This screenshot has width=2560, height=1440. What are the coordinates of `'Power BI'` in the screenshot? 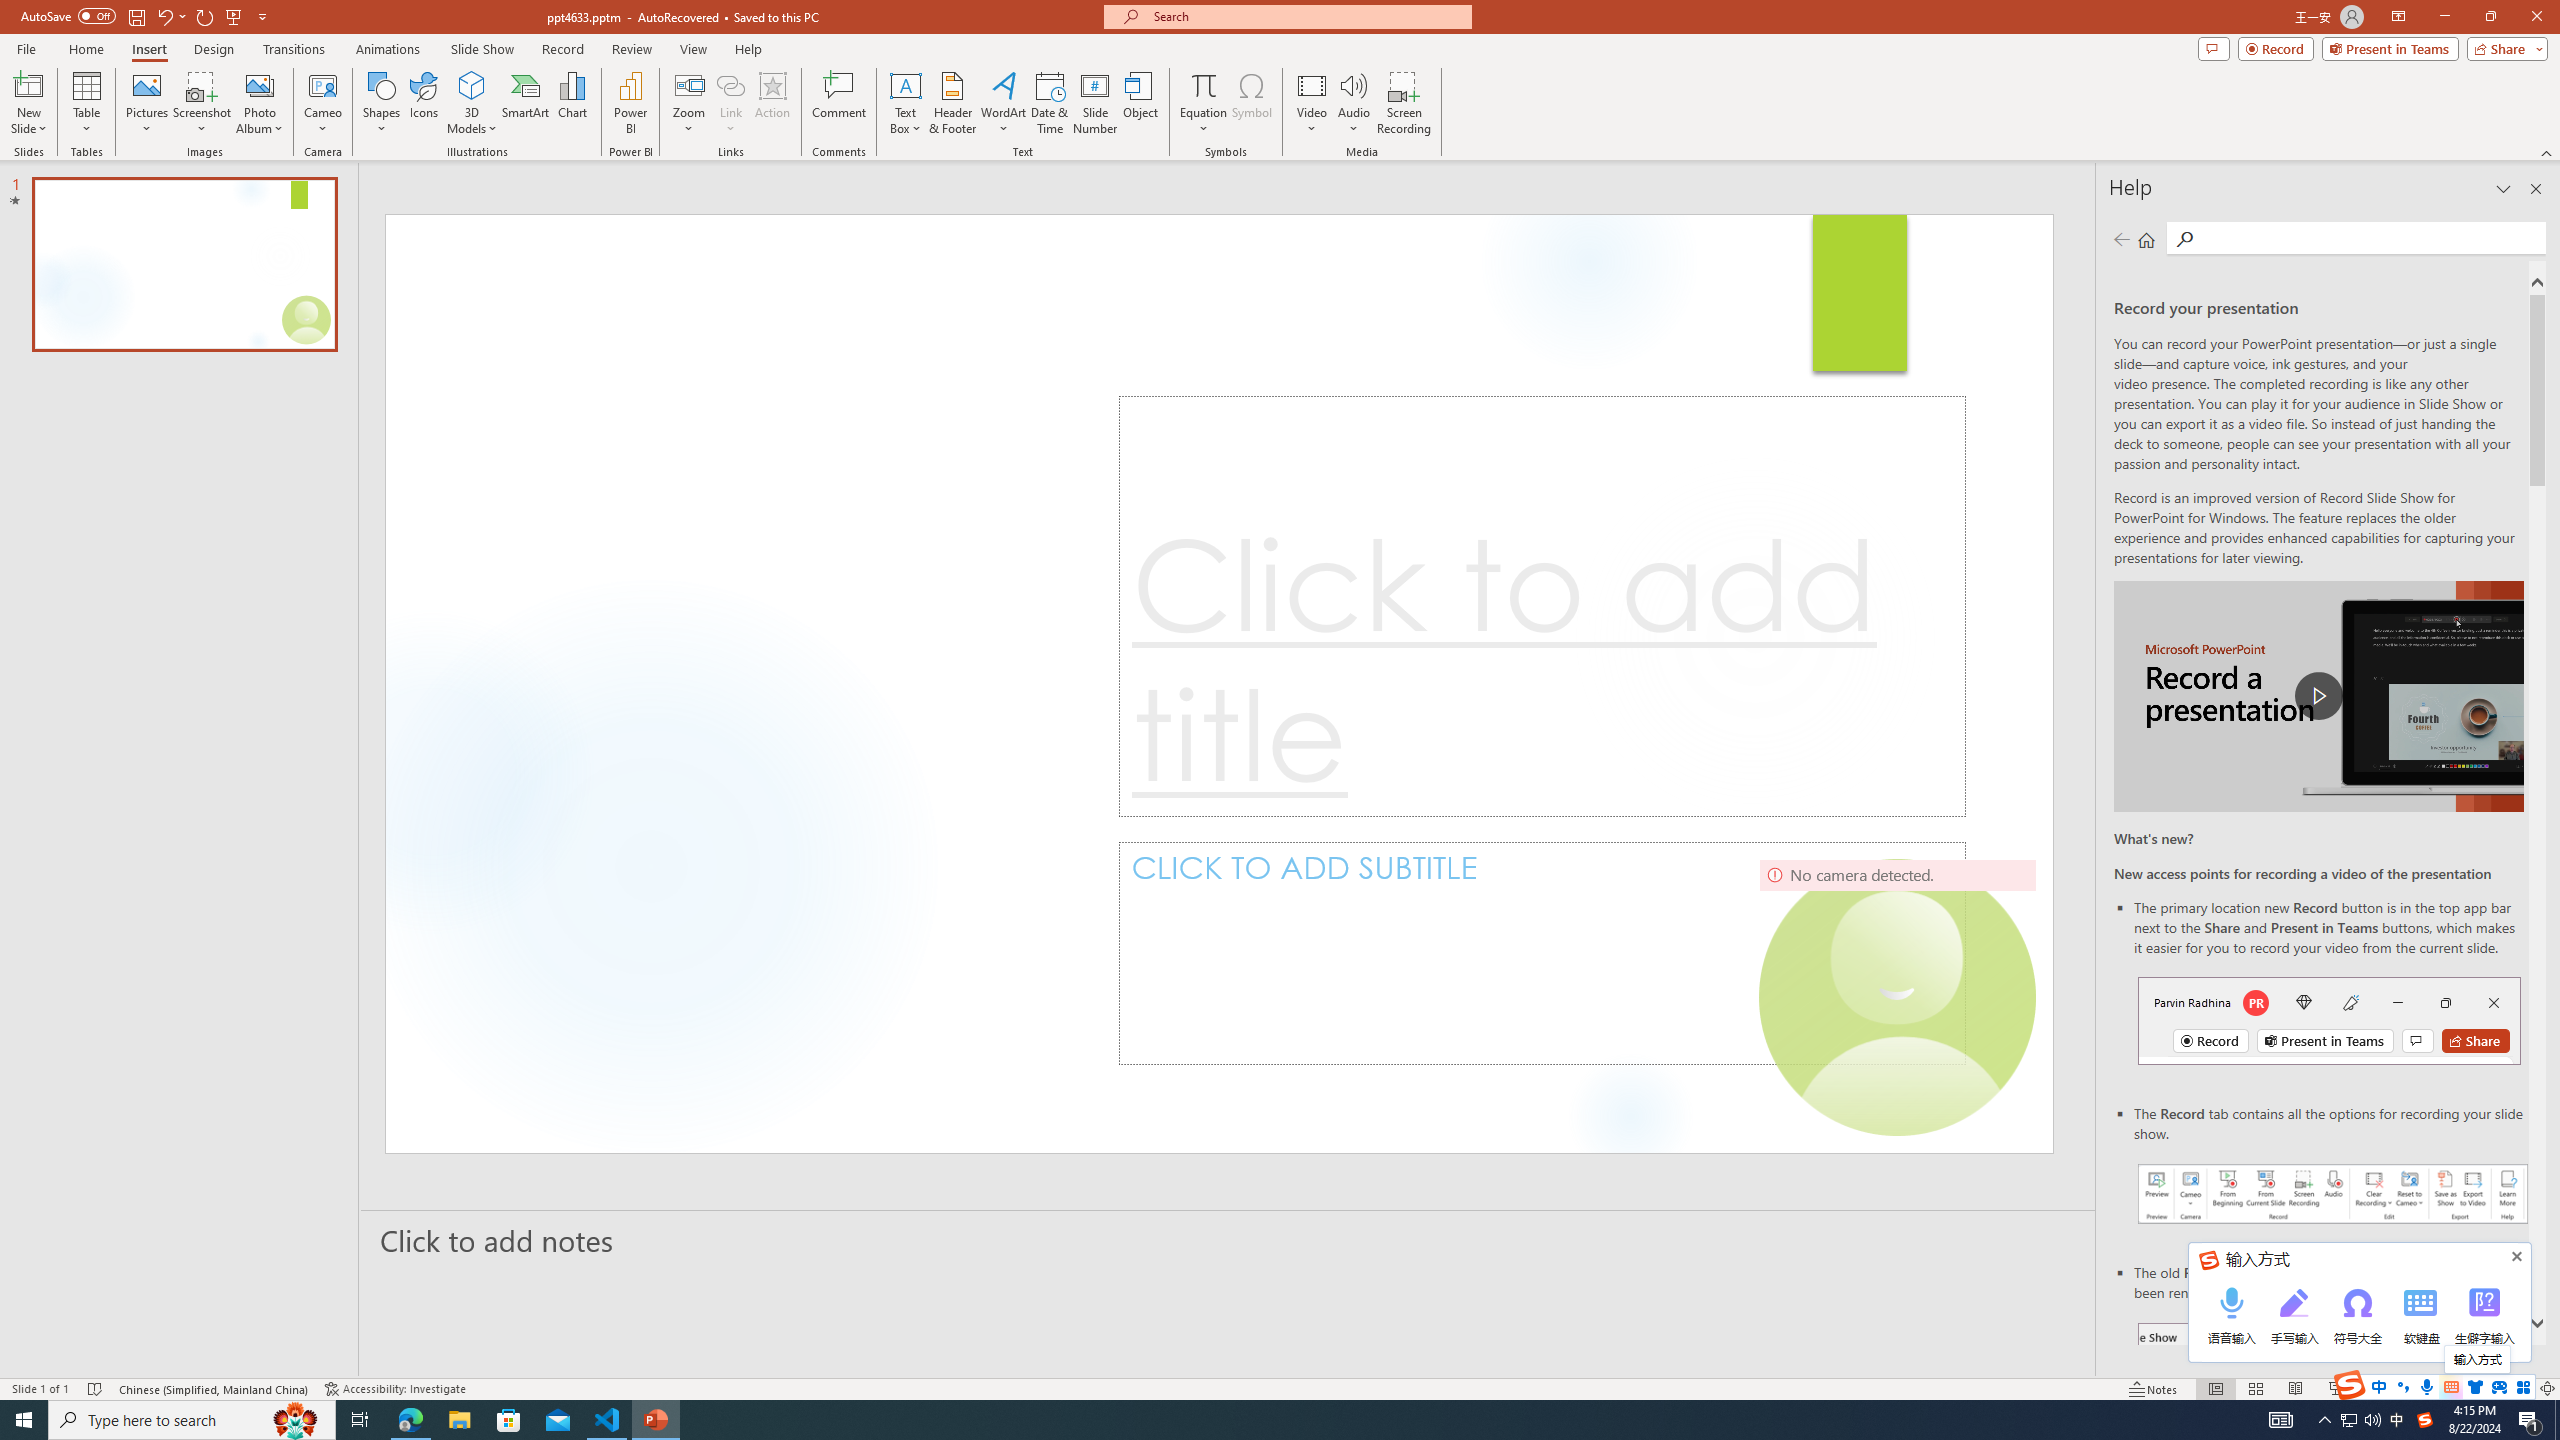 It's located at (631, 103).